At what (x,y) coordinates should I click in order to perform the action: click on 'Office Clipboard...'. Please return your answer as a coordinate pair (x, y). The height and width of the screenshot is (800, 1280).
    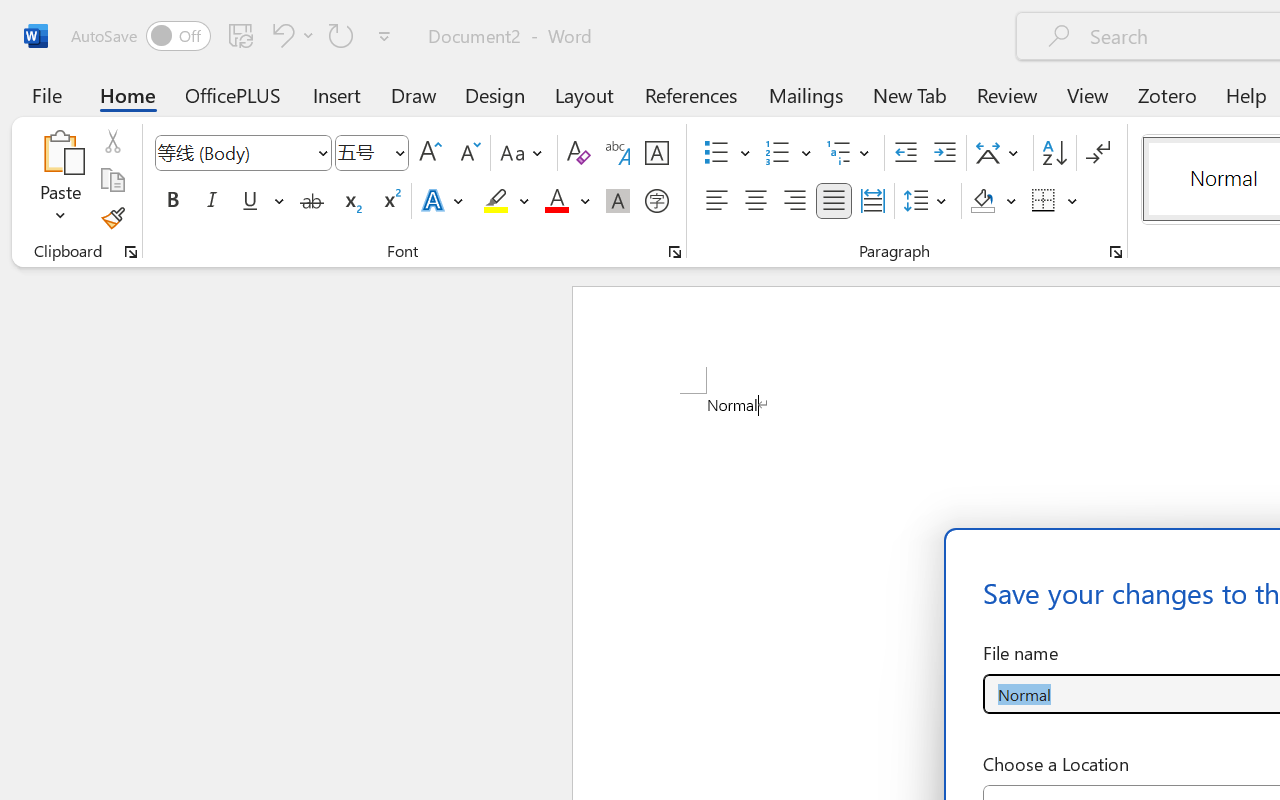
    Looking at the image, I should click on (130, 251).